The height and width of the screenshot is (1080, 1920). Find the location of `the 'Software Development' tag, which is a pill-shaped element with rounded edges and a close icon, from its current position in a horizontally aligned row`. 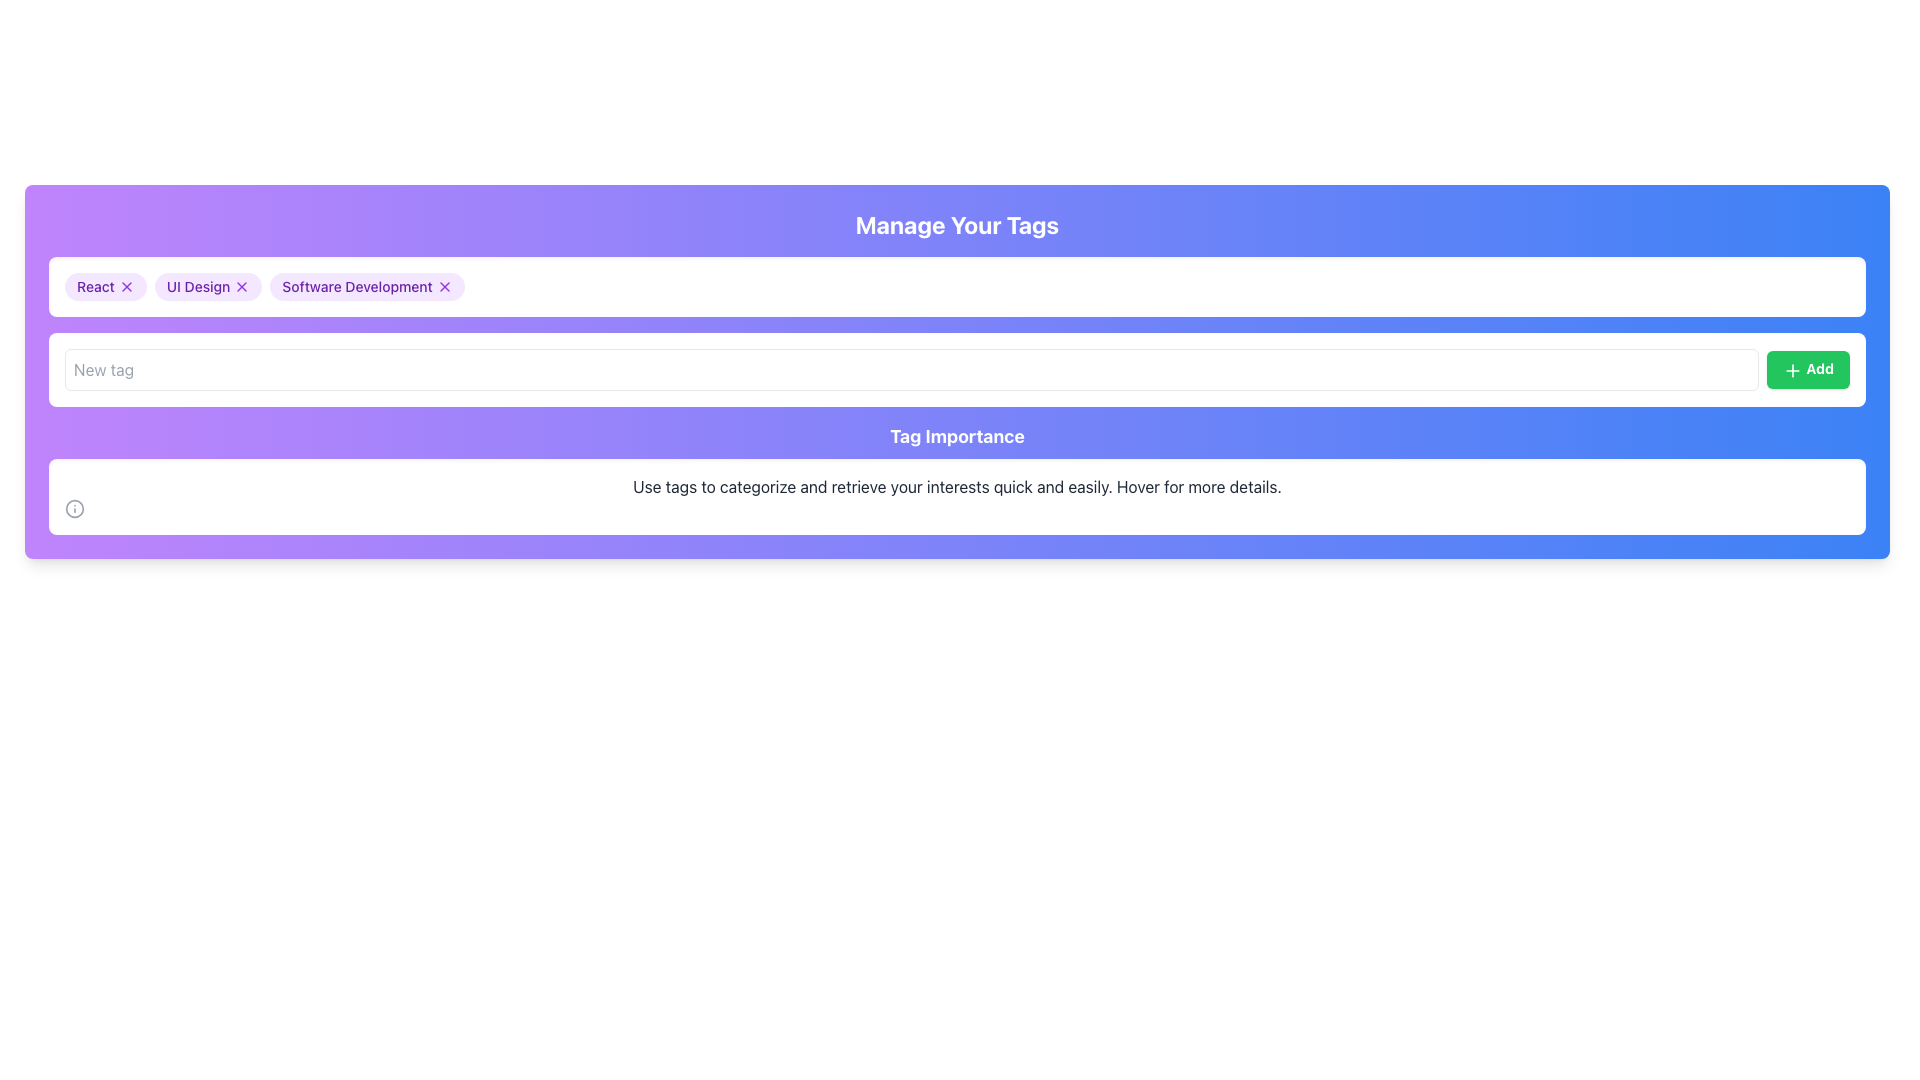

the 'Software Development' tag, which is a pill-shaped element with rounded edges and a close icon, from its current position in a horizontally aligned row is located at coordinates (367, 286).